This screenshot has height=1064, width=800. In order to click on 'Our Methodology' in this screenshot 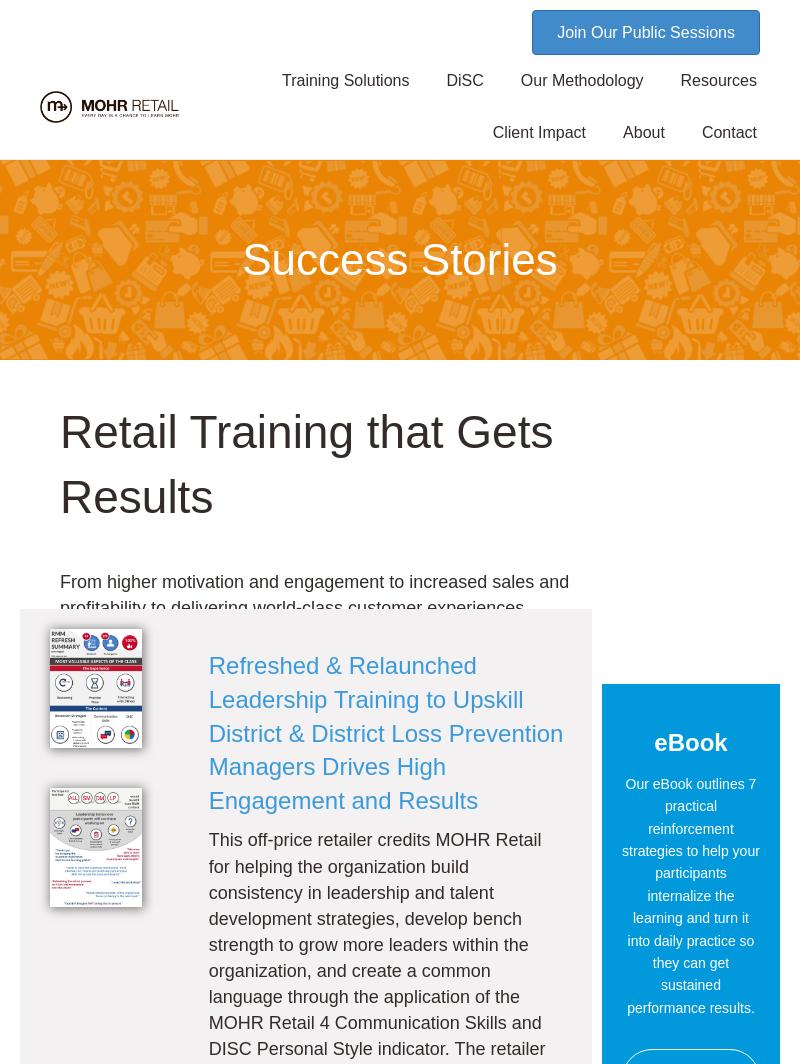, I will do `click(580, 80)`.